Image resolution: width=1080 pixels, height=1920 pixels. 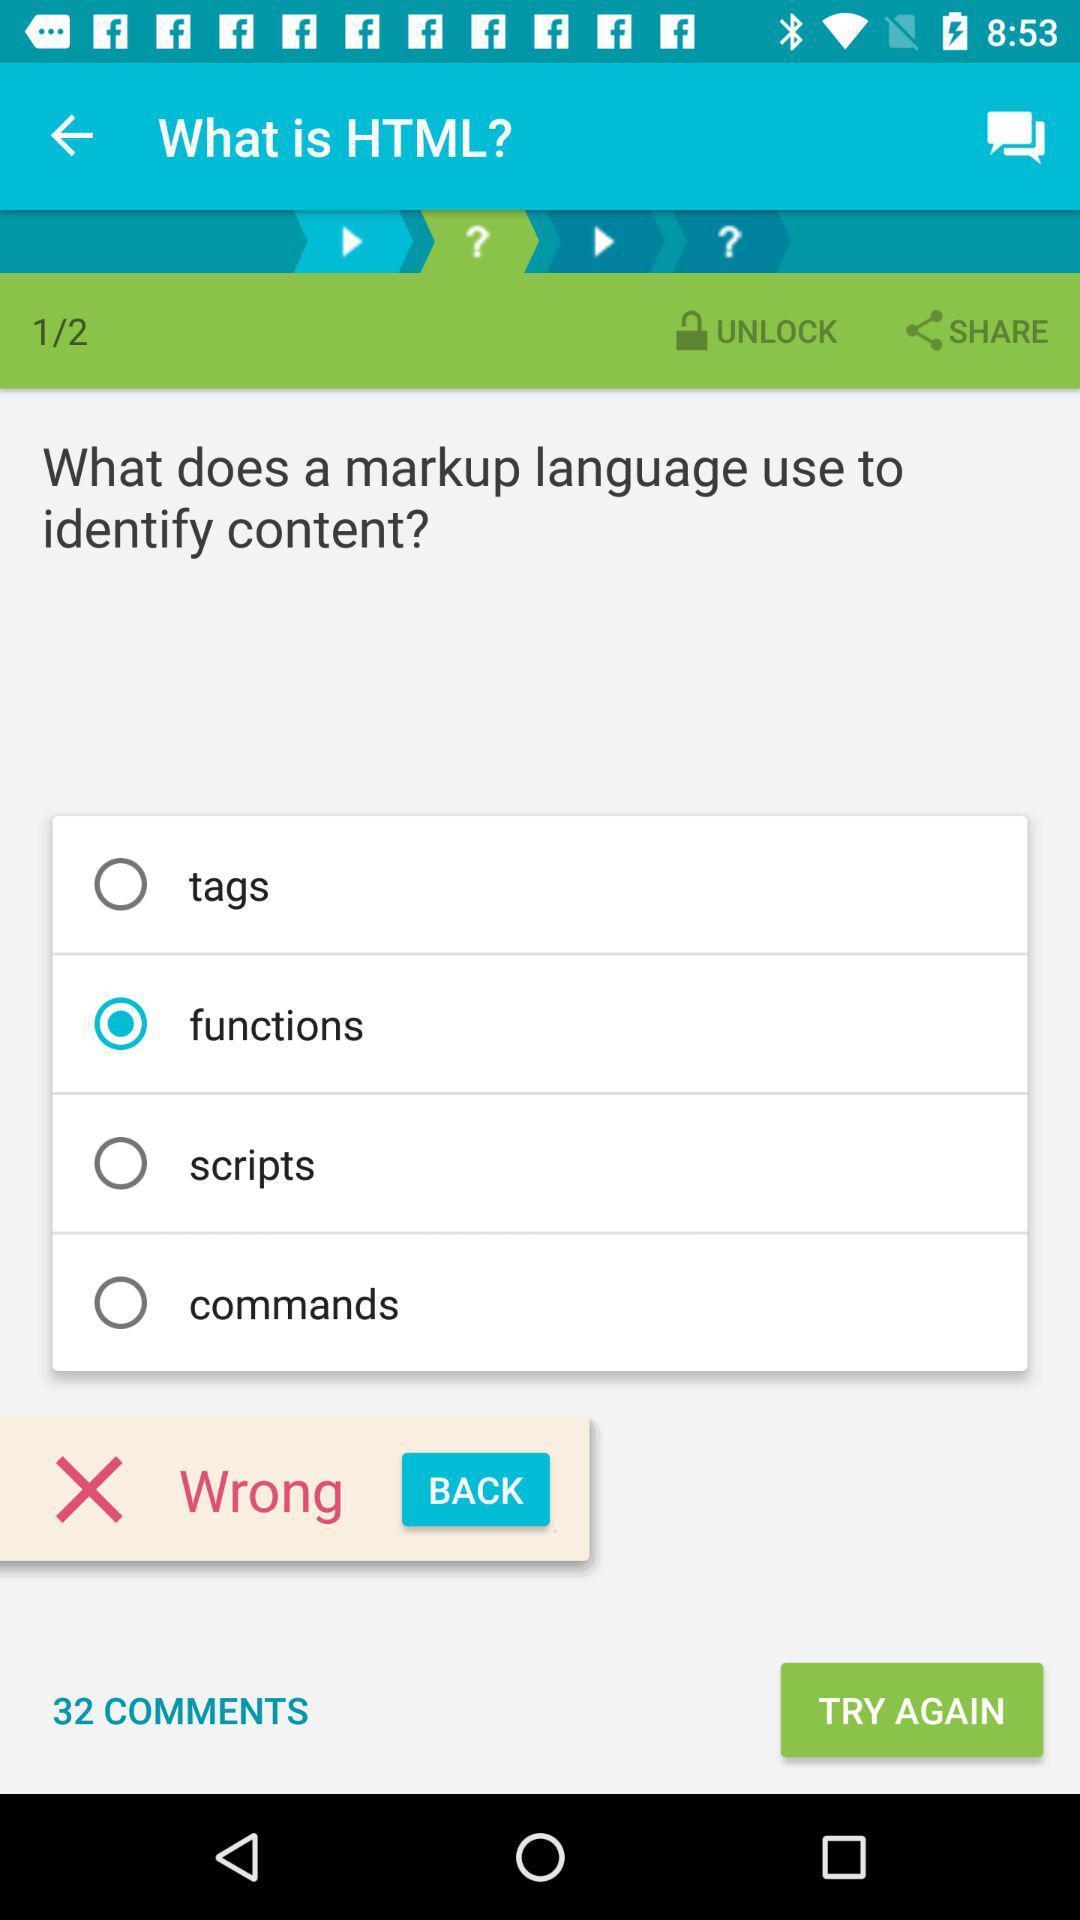 What do you see at coordinates (911, 1708) in the screenshot?
I see `item next to the 32 comments` at bounding box center [911, 1708].